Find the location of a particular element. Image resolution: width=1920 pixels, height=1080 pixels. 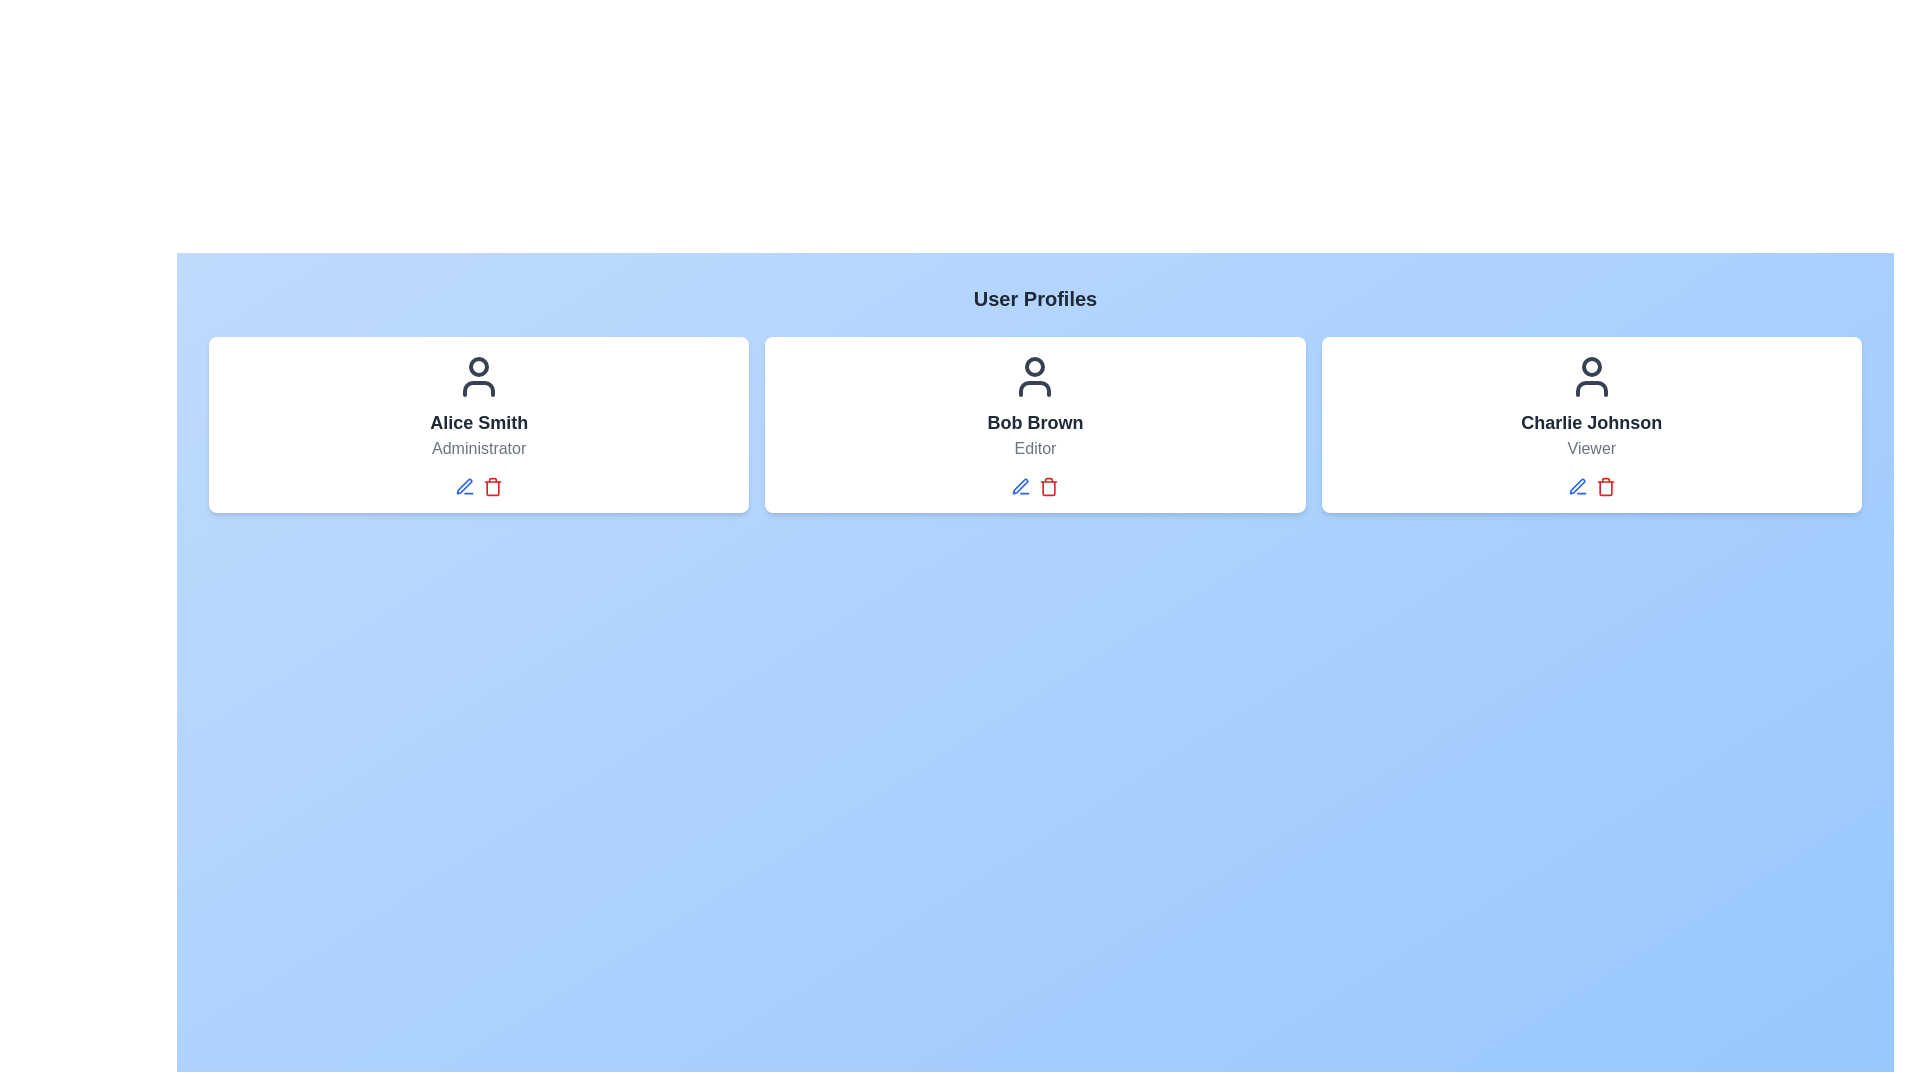

the delete icon button located in the bottom right corner of the user profile card for 'Alice Smith - Administrator' to initiate deletion of the user profile is located at coordinates (493, 488).